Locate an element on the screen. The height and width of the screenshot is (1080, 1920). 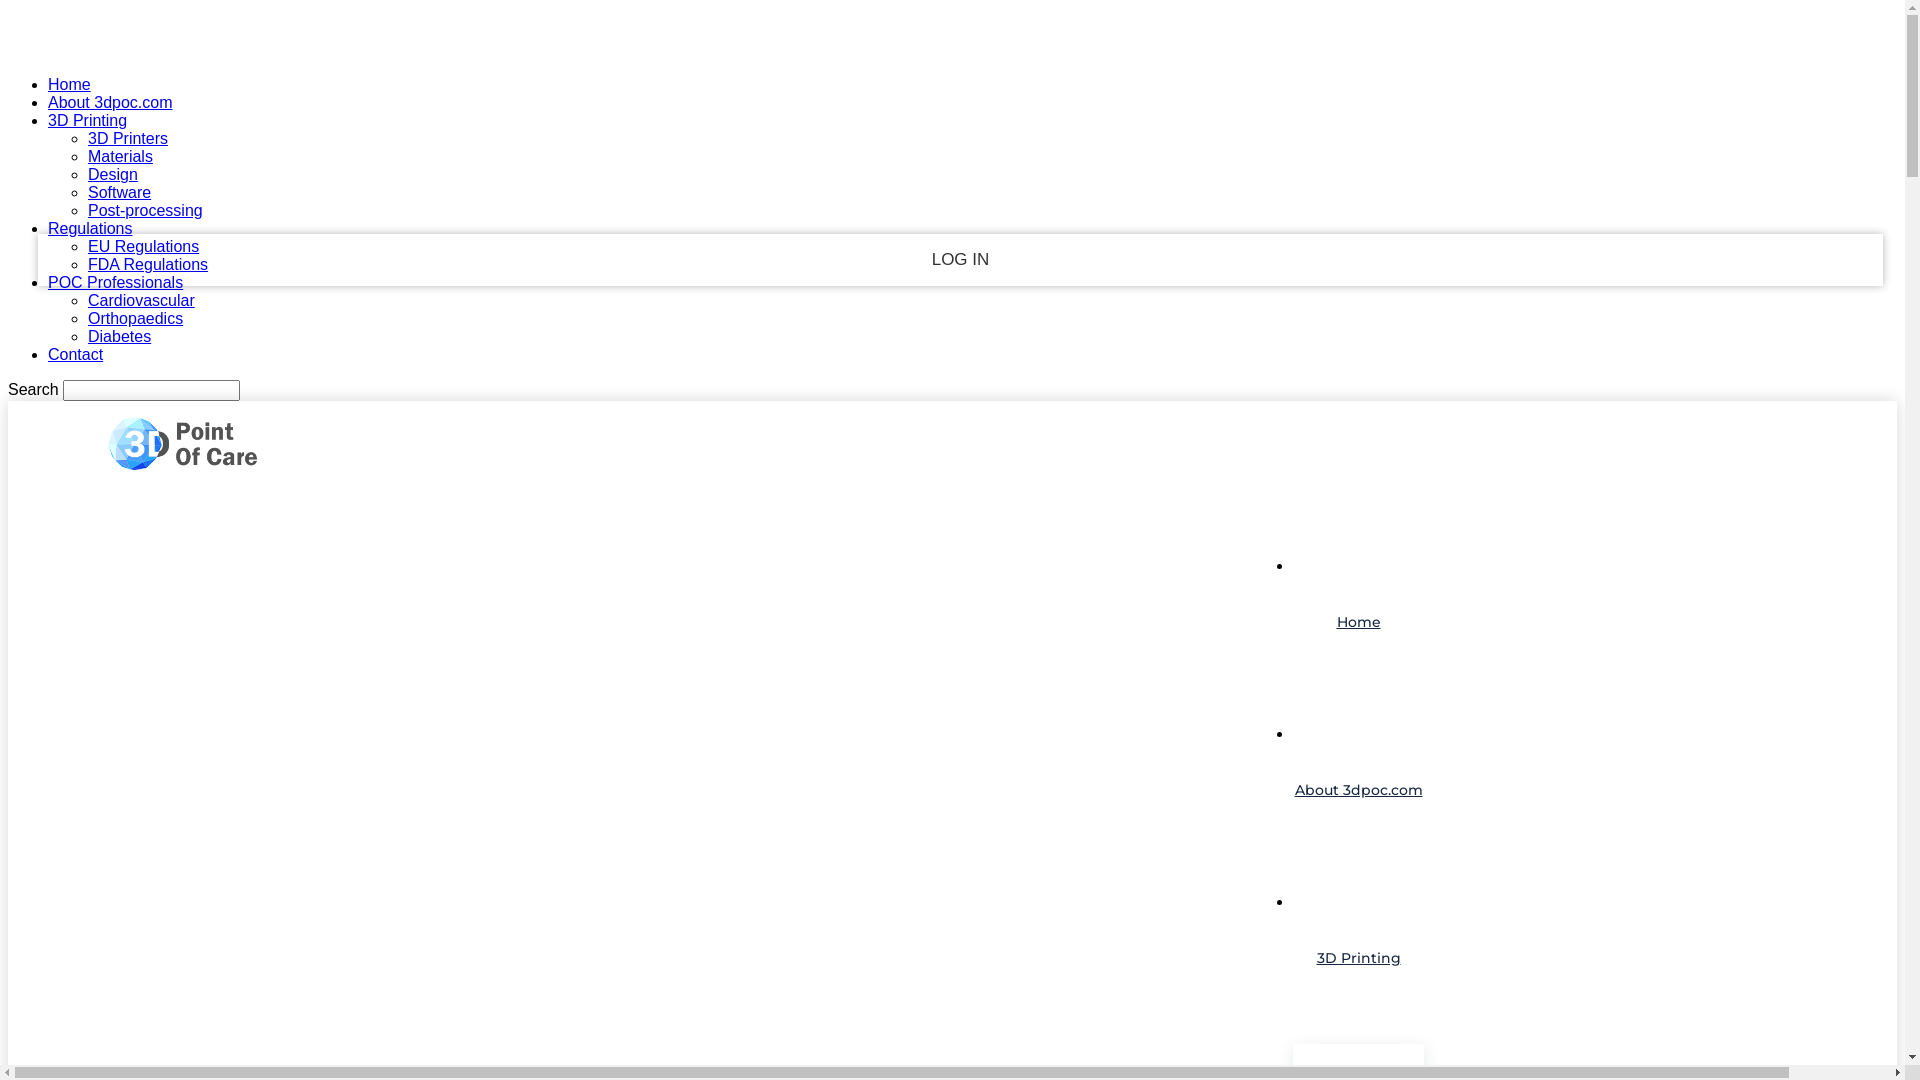
'3D Printing' is located at coordinates (86, 120).